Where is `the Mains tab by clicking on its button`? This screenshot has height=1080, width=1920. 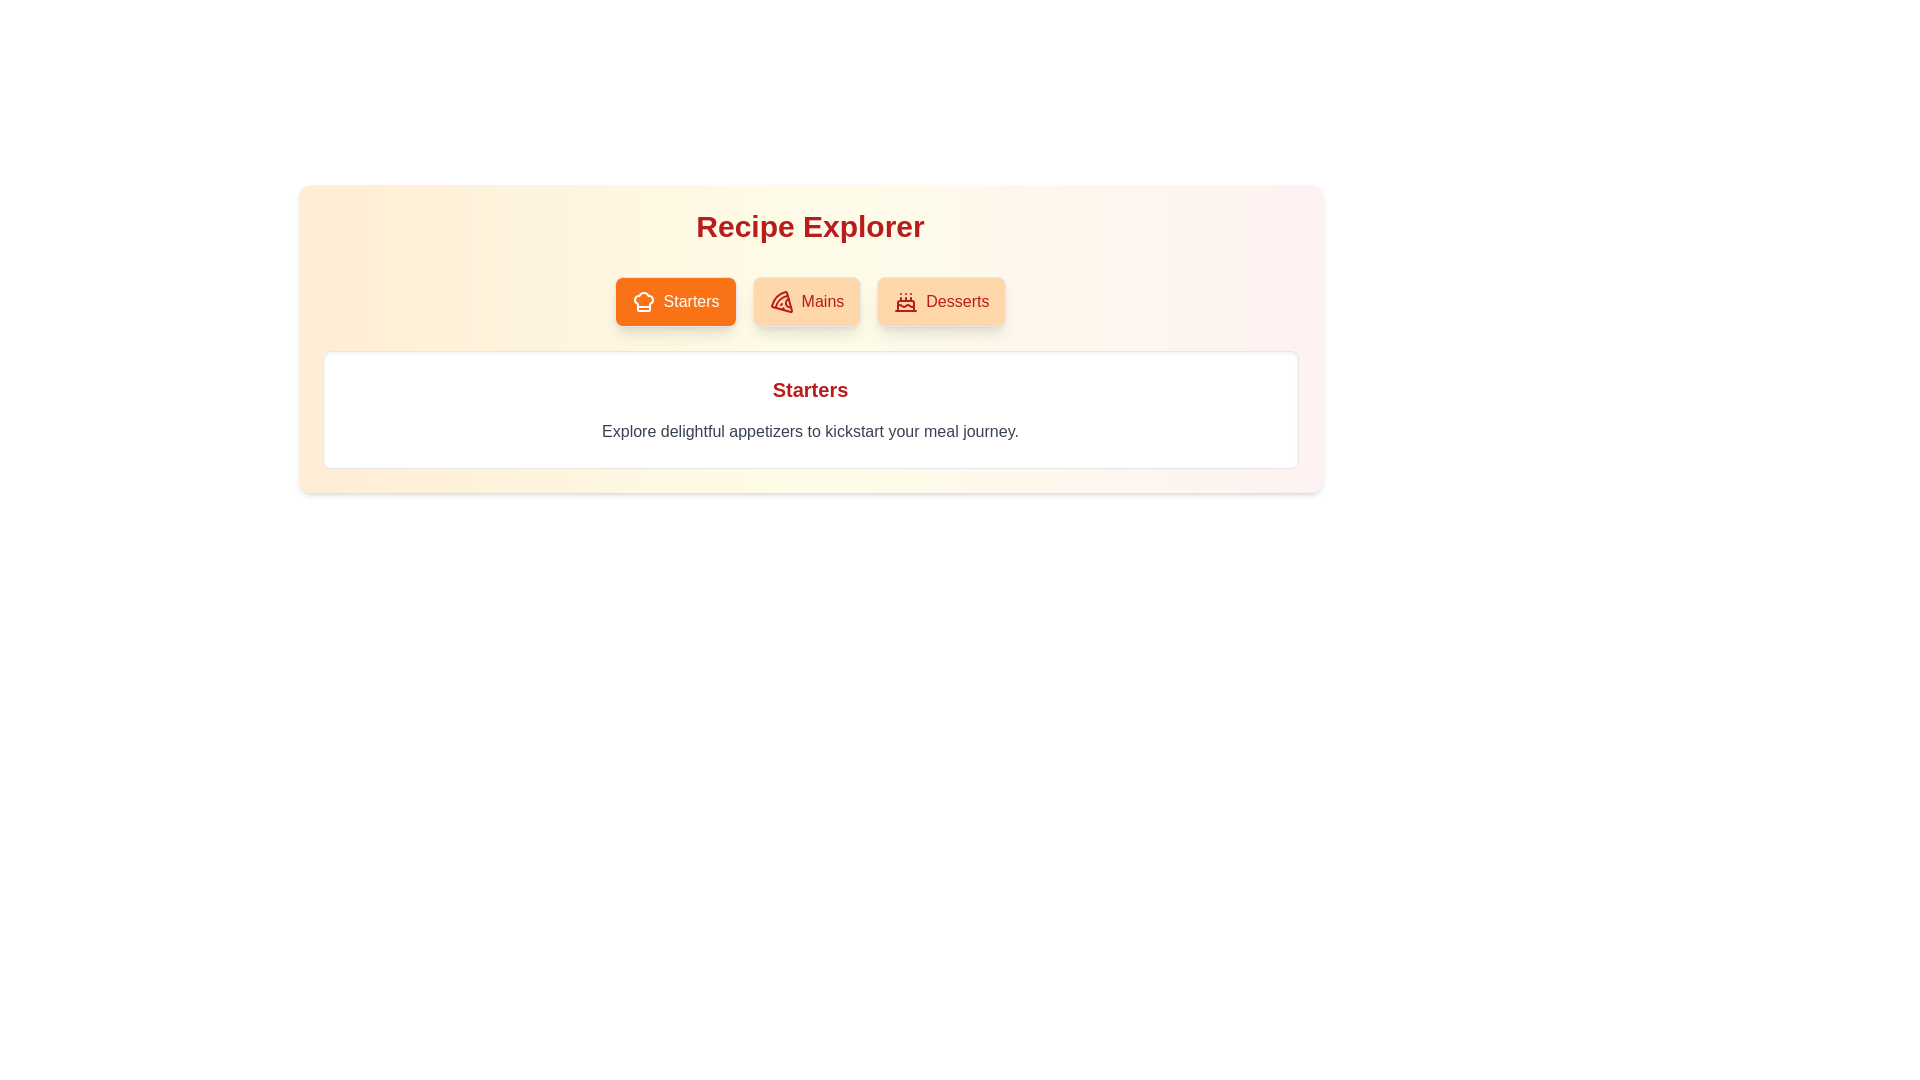 the Mains tab by clicking on its button is located at coordinates (806, 301).